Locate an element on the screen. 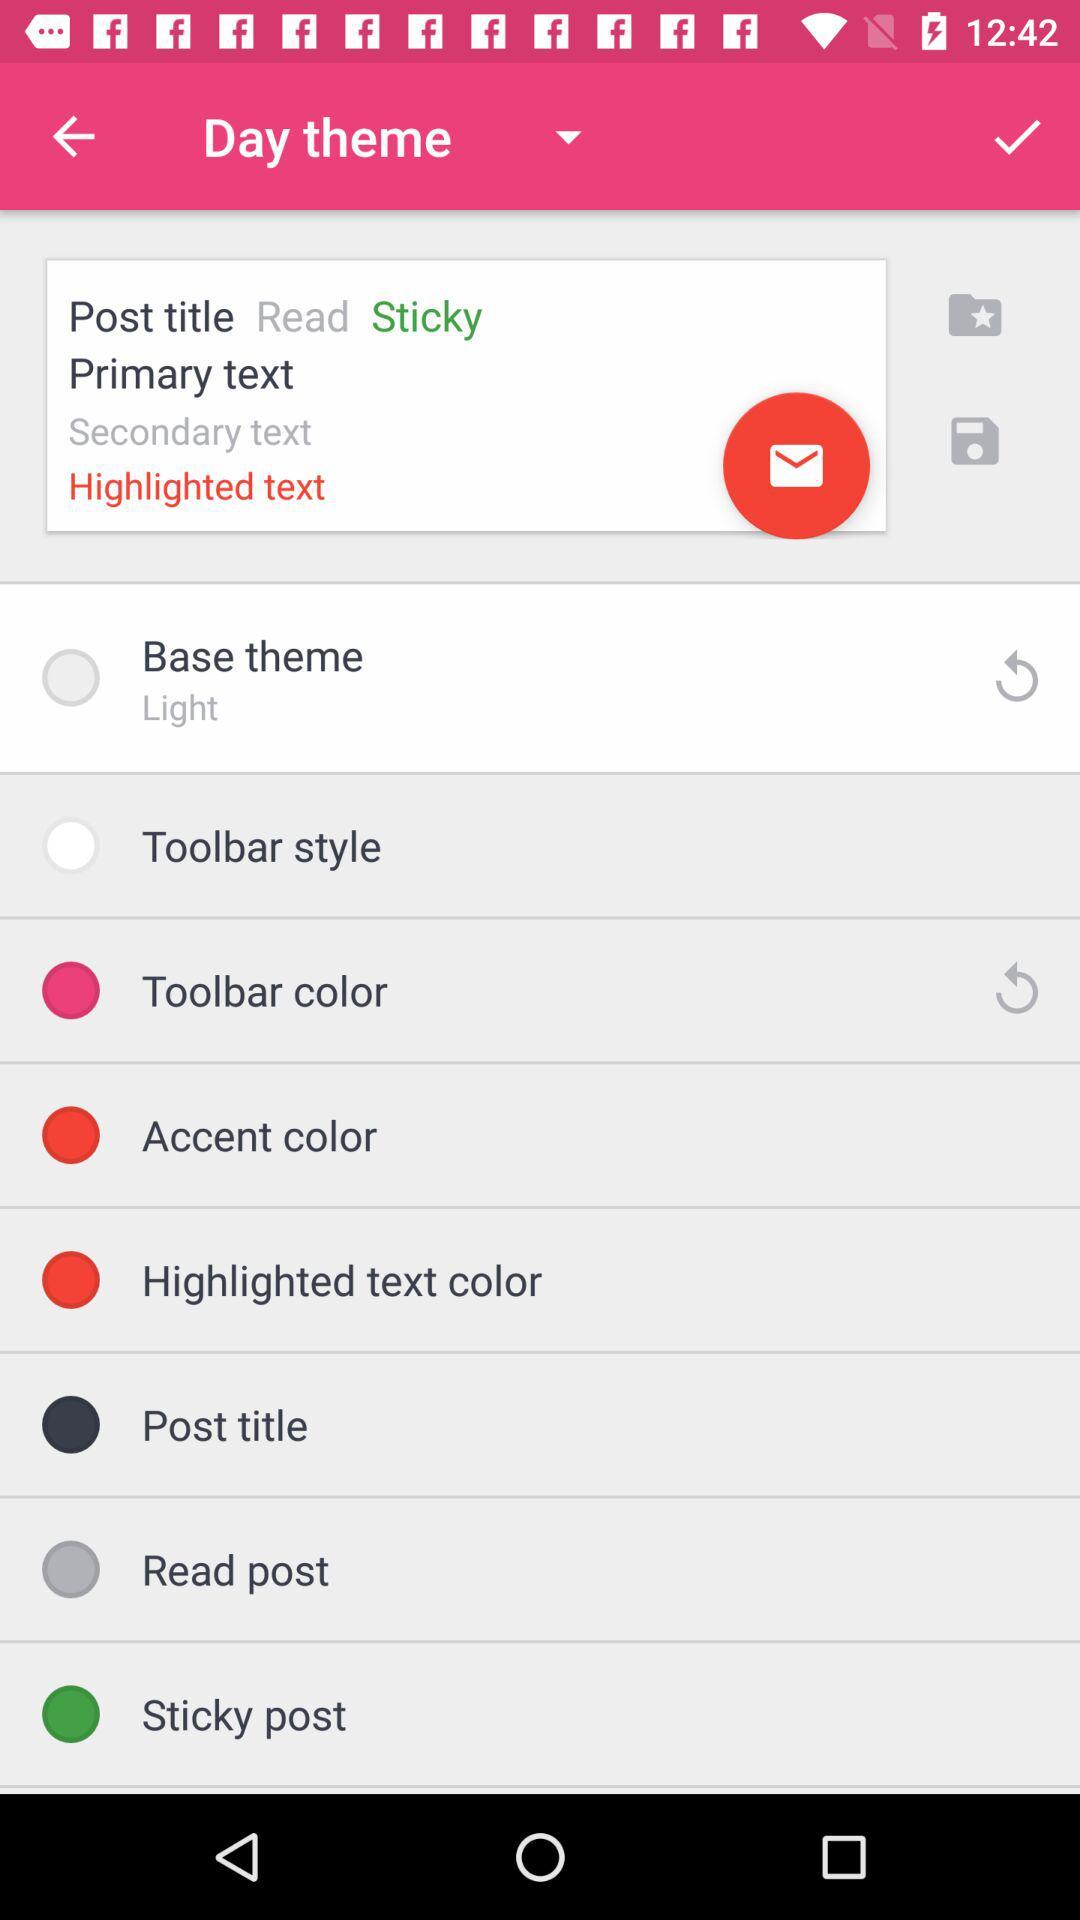 This screenshot has height=1920, width=1080. the star icon which is below right tick mark is located at coordinates (974, 314).